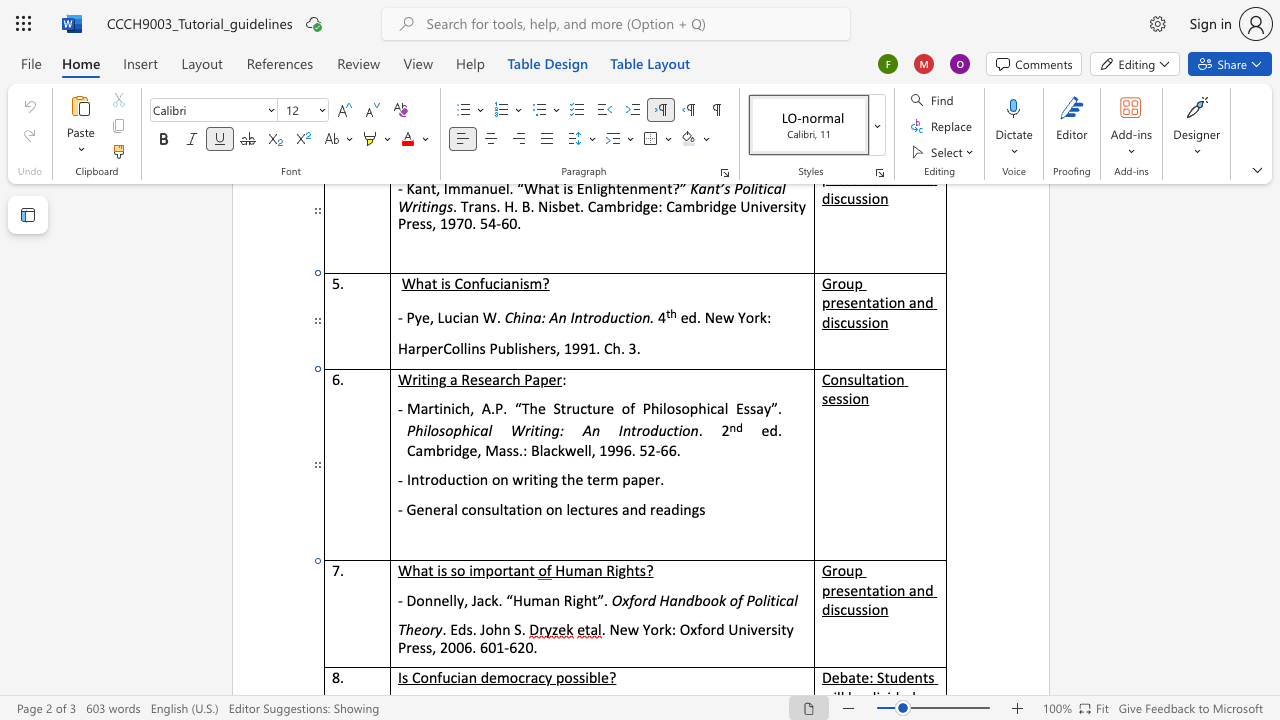  I want to click on the space between the continuous character "u" and "c" in the text, so click(666, 430).